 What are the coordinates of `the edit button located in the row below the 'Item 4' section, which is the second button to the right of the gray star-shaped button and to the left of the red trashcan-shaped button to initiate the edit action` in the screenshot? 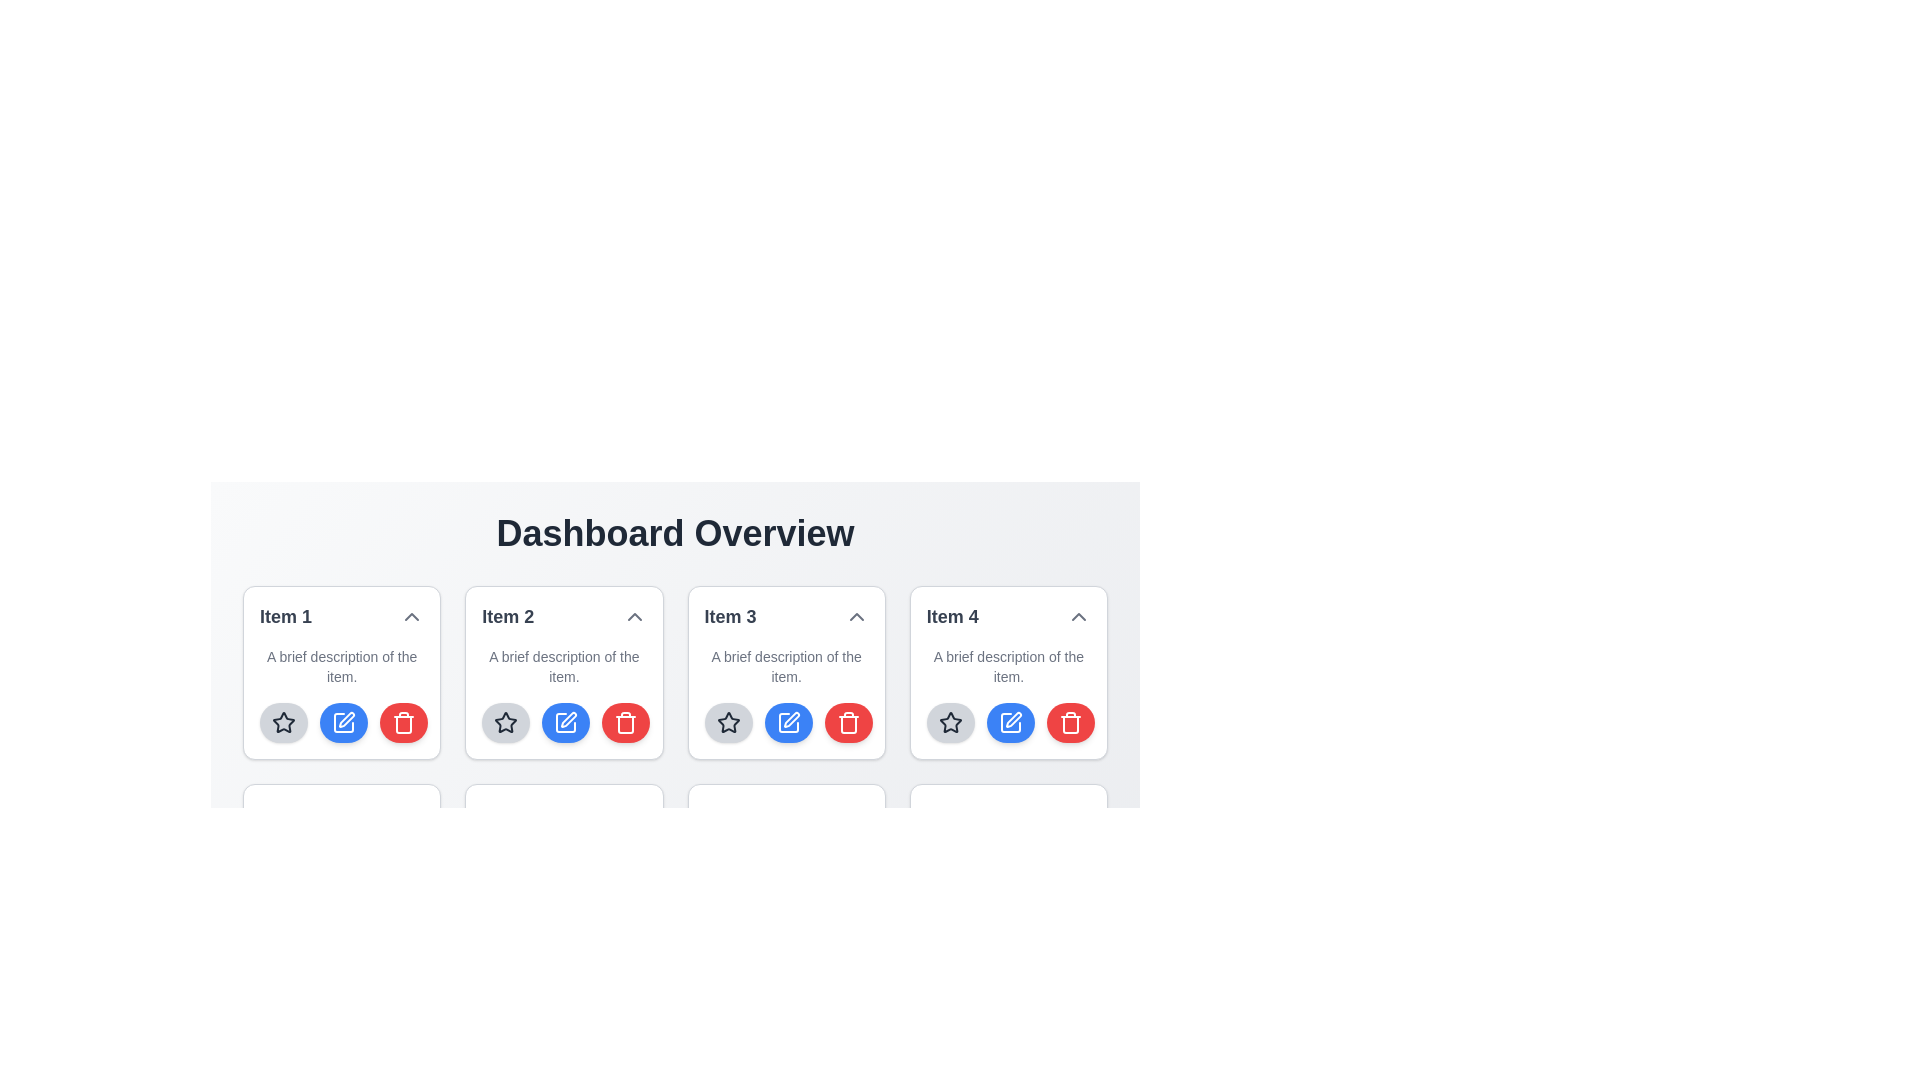 It's located at (1008, 722).